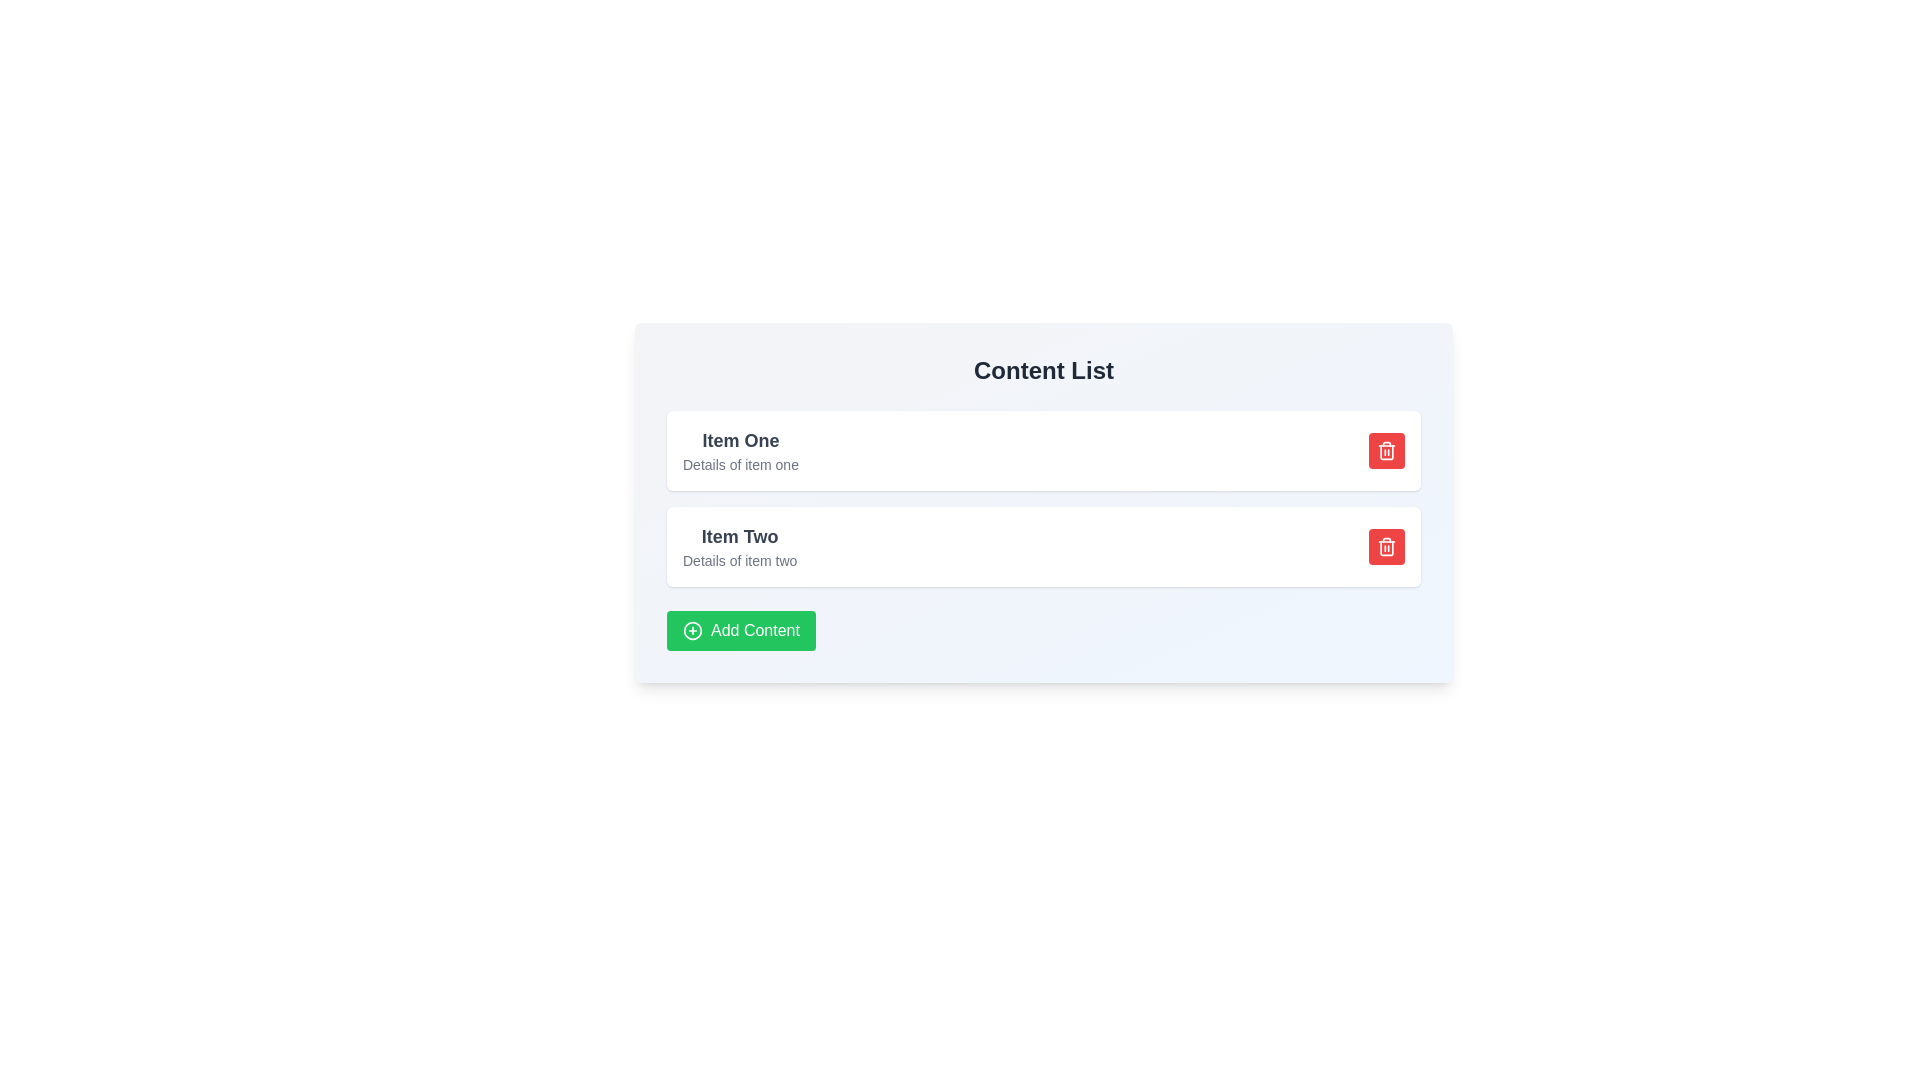 The height and width of the screenshot is (1080, 1920). I want to click on the trash can icon with a red background that represents deletion functionality, located to the right of two listed content items in the control panel of the second item, so click(1386, 547).